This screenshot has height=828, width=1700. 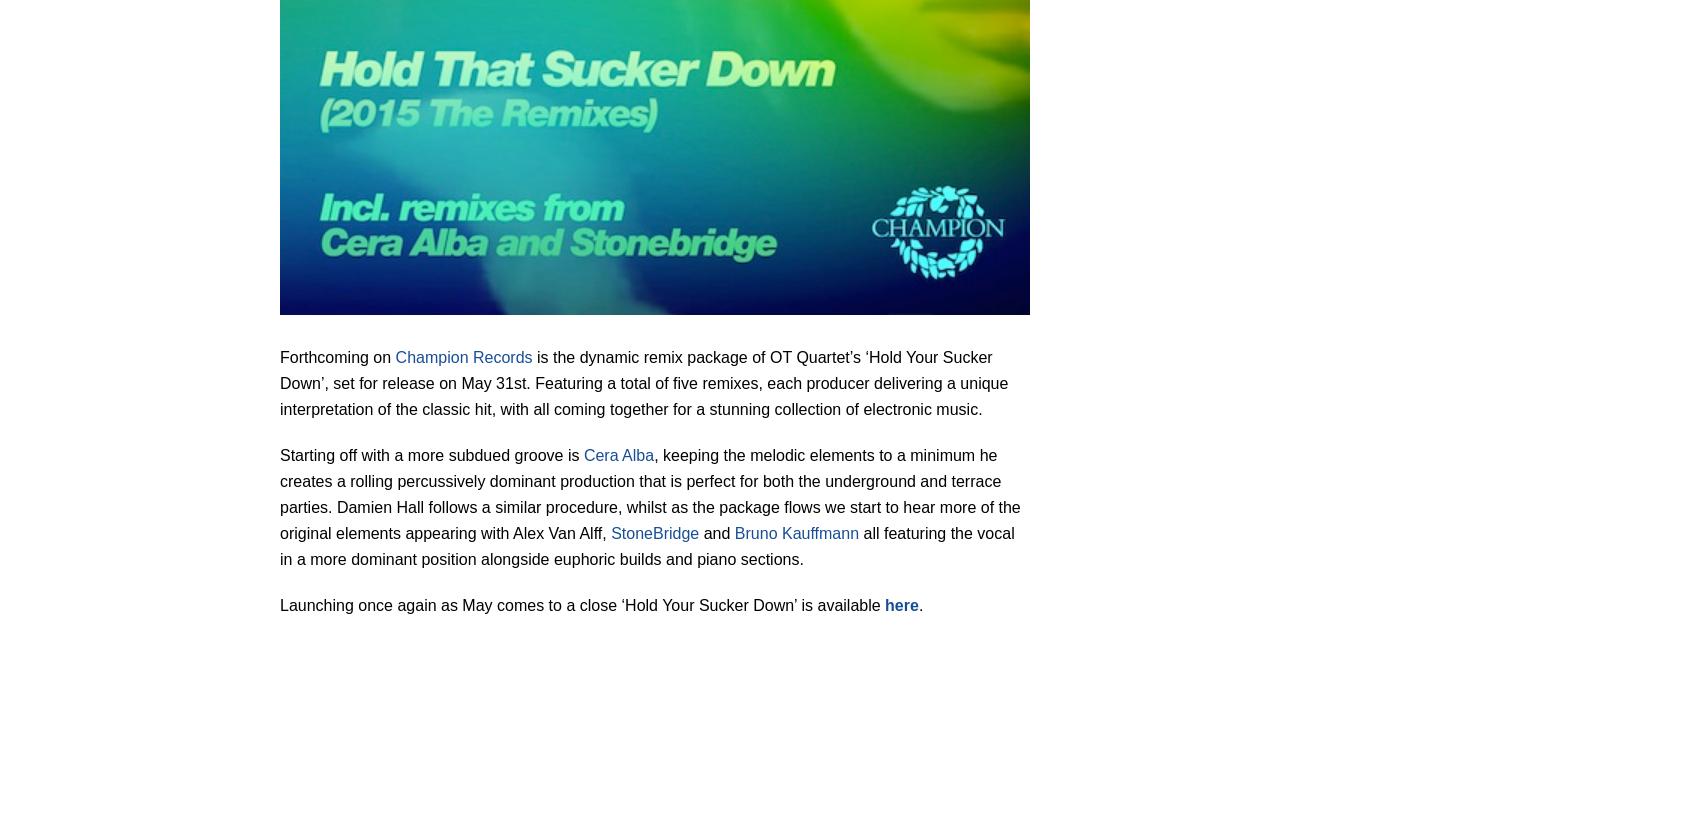 What do you see at coordinates (581, 603) in the screenshot?
I see `'Launching once again as May comes to a close ‘Hold Your Sucker Down’ is available'` at bounding box center [581, 603].